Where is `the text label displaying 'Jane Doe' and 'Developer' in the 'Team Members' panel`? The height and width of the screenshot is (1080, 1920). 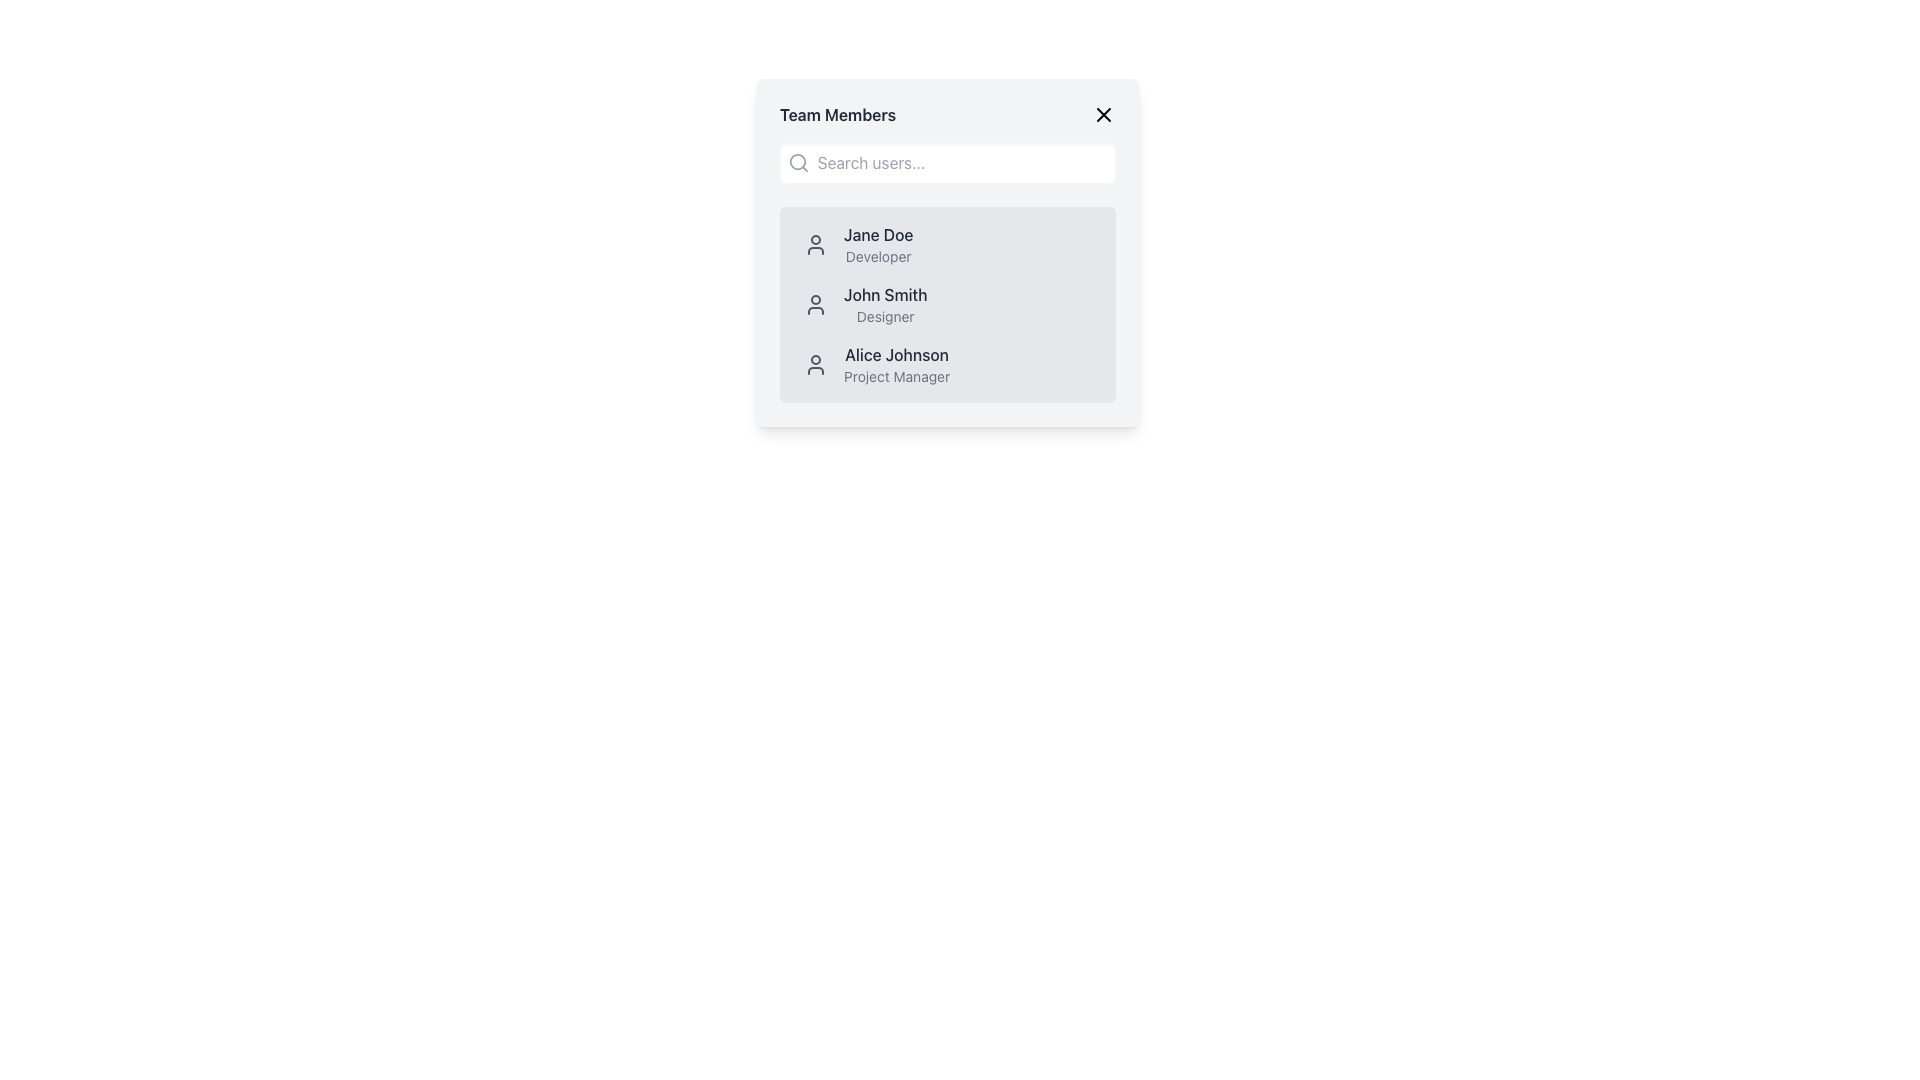
the text label displaying 'Jane Doe' and 'Developer' in the 'Team Members' panel is located at coordinates (878, 244).